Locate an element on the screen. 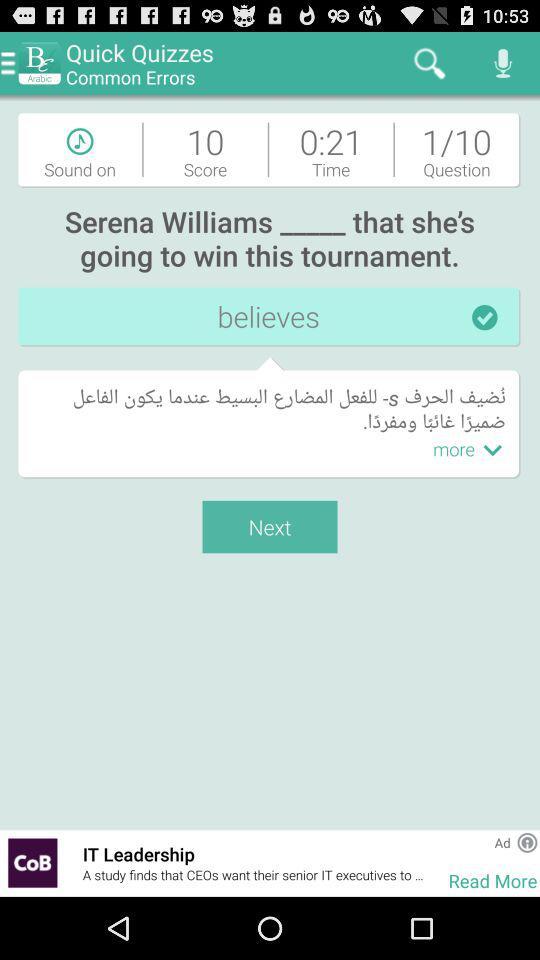  open about advertisement is located at coordinates (527, 841).